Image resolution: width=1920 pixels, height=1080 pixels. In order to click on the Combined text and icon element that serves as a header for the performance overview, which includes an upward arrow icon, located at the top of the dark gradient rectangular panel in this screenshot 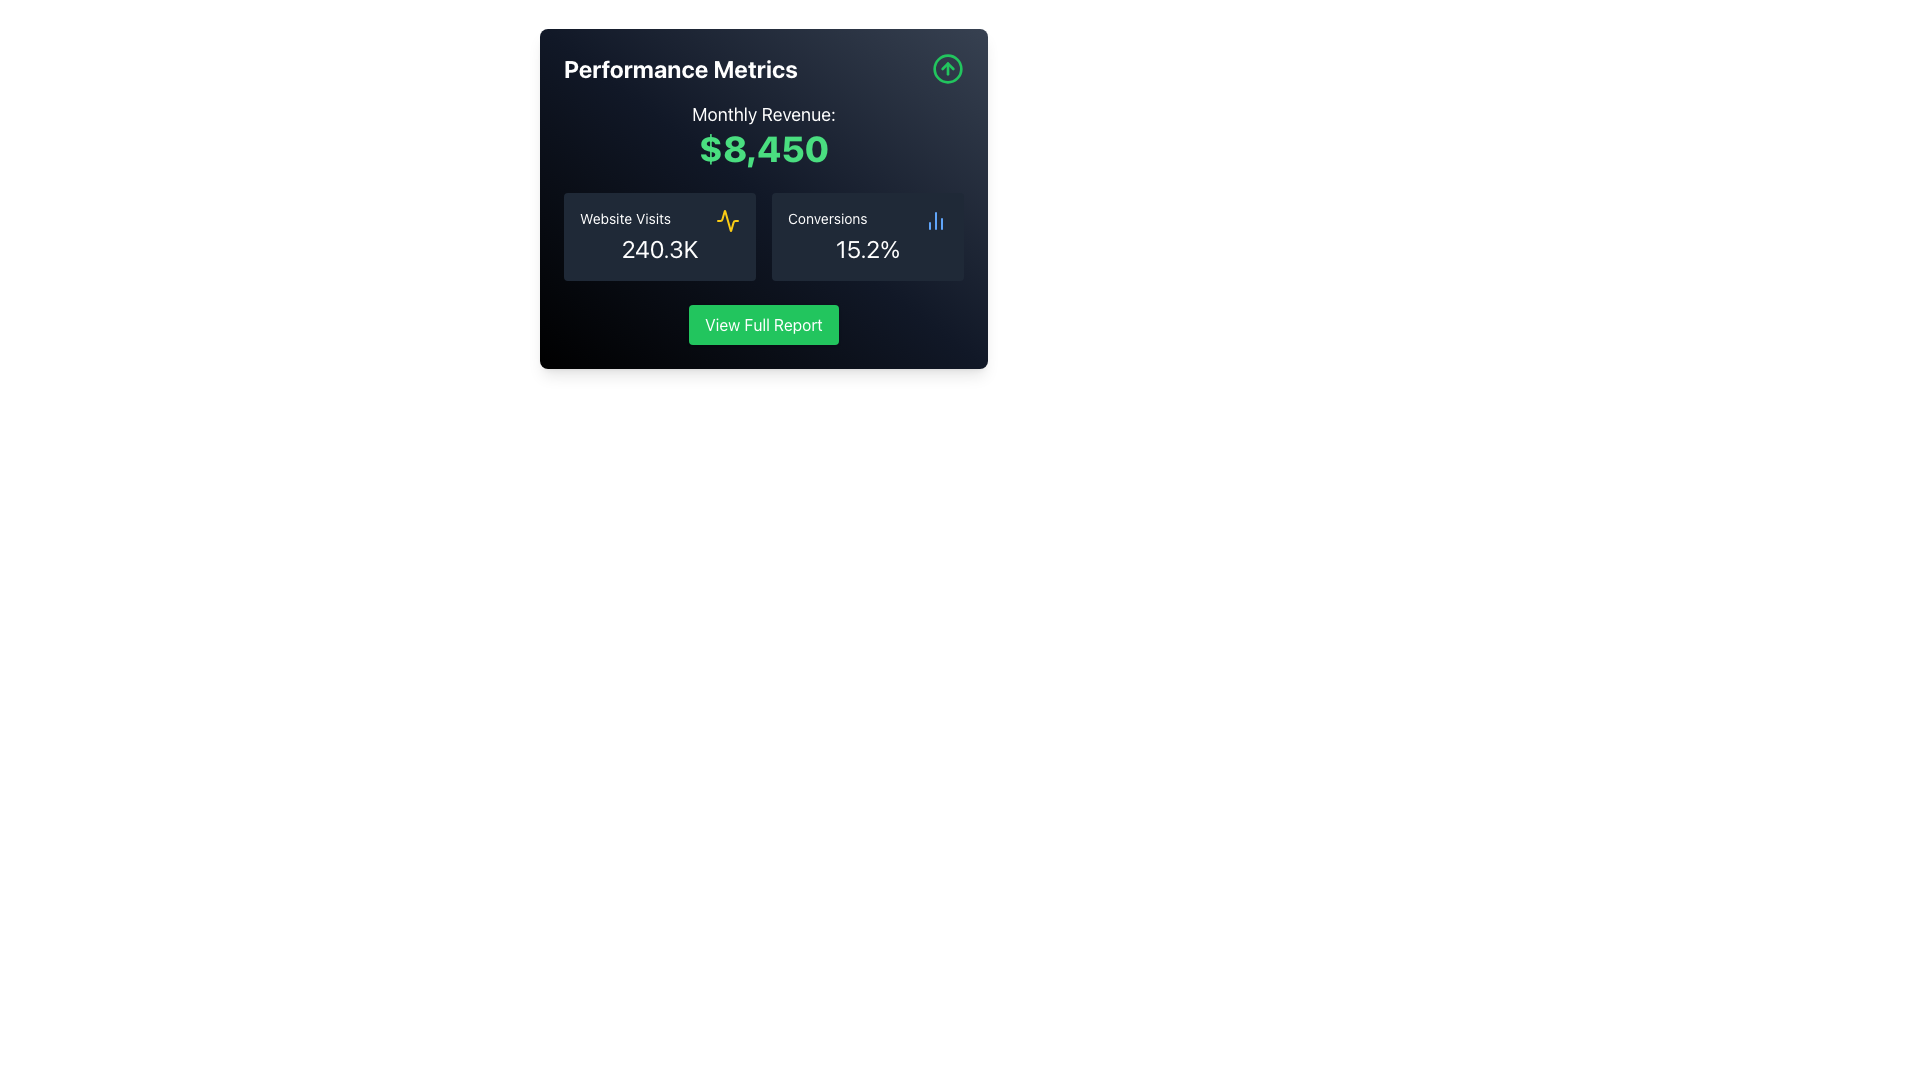, I will do `click(762, 68)`.